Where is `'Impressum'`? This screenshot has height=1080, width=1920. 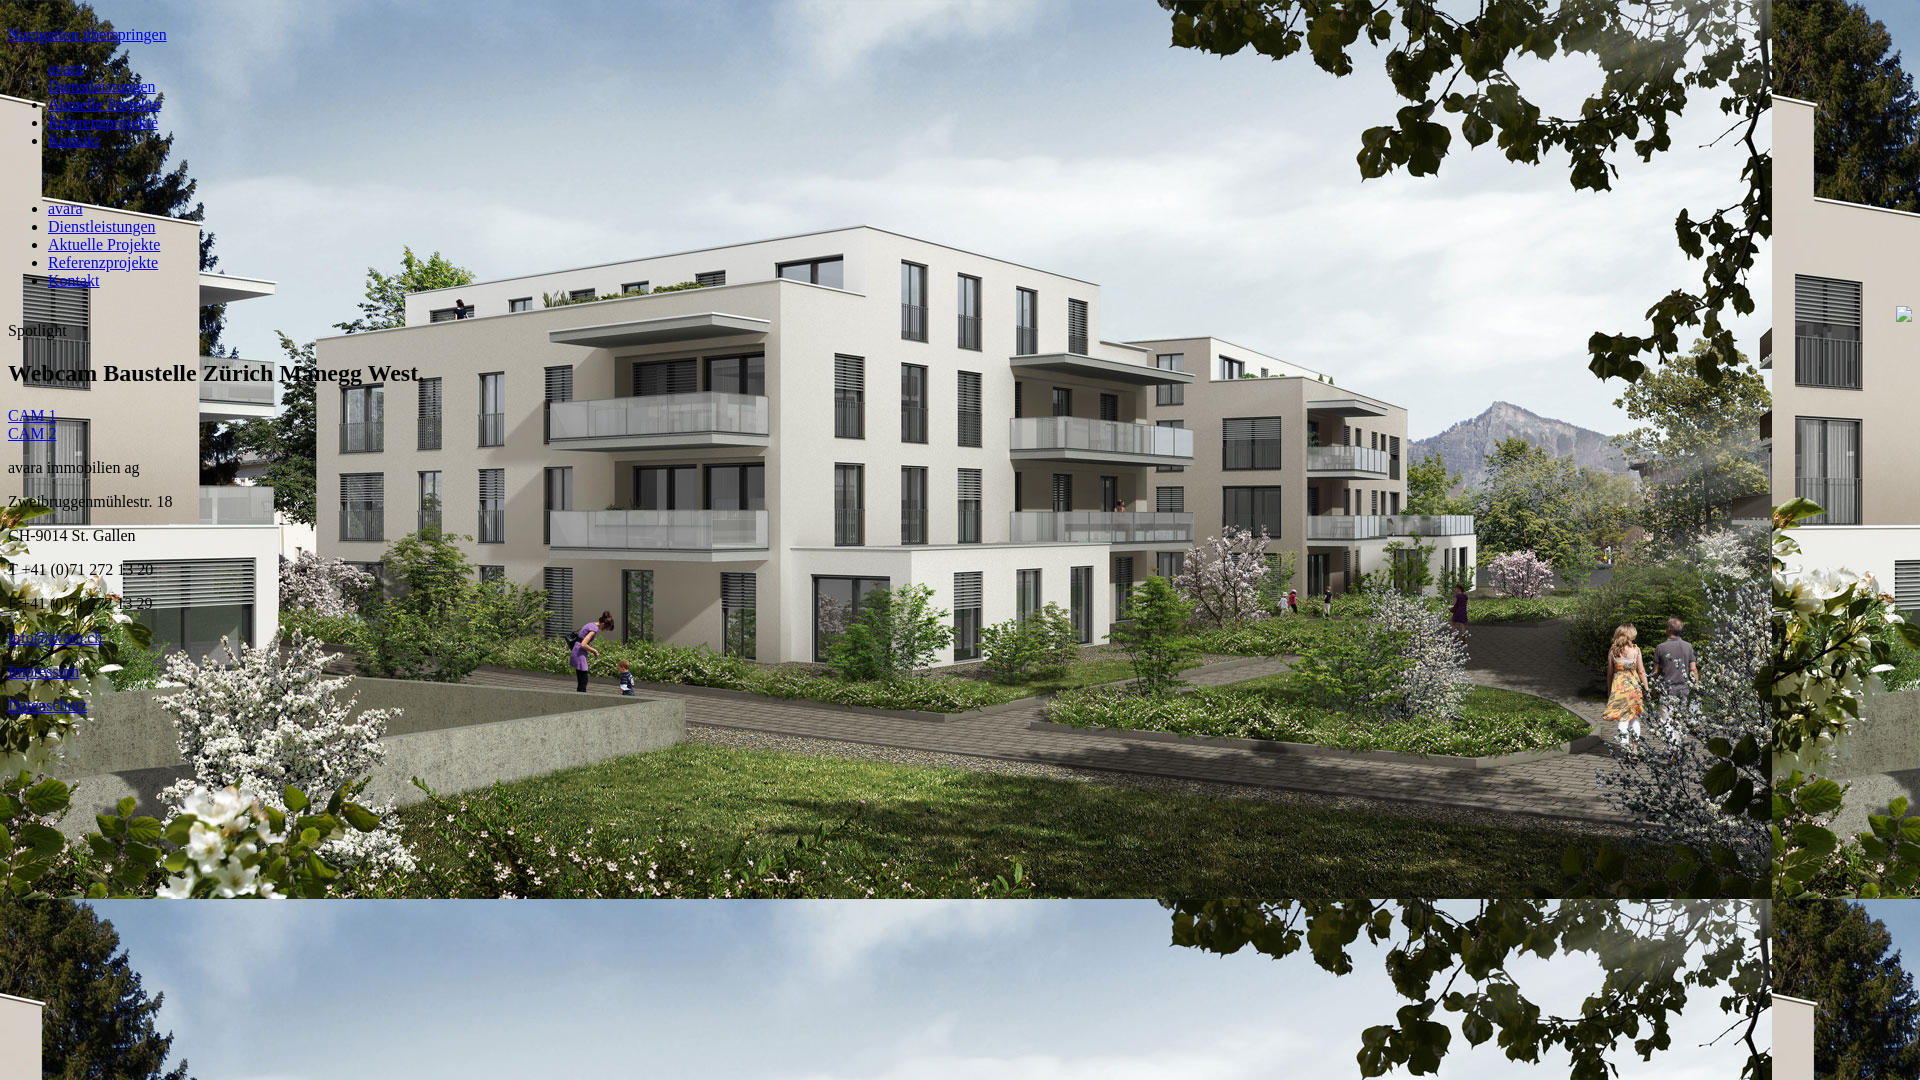 'Impressum' is located at coordinates (43, 671).